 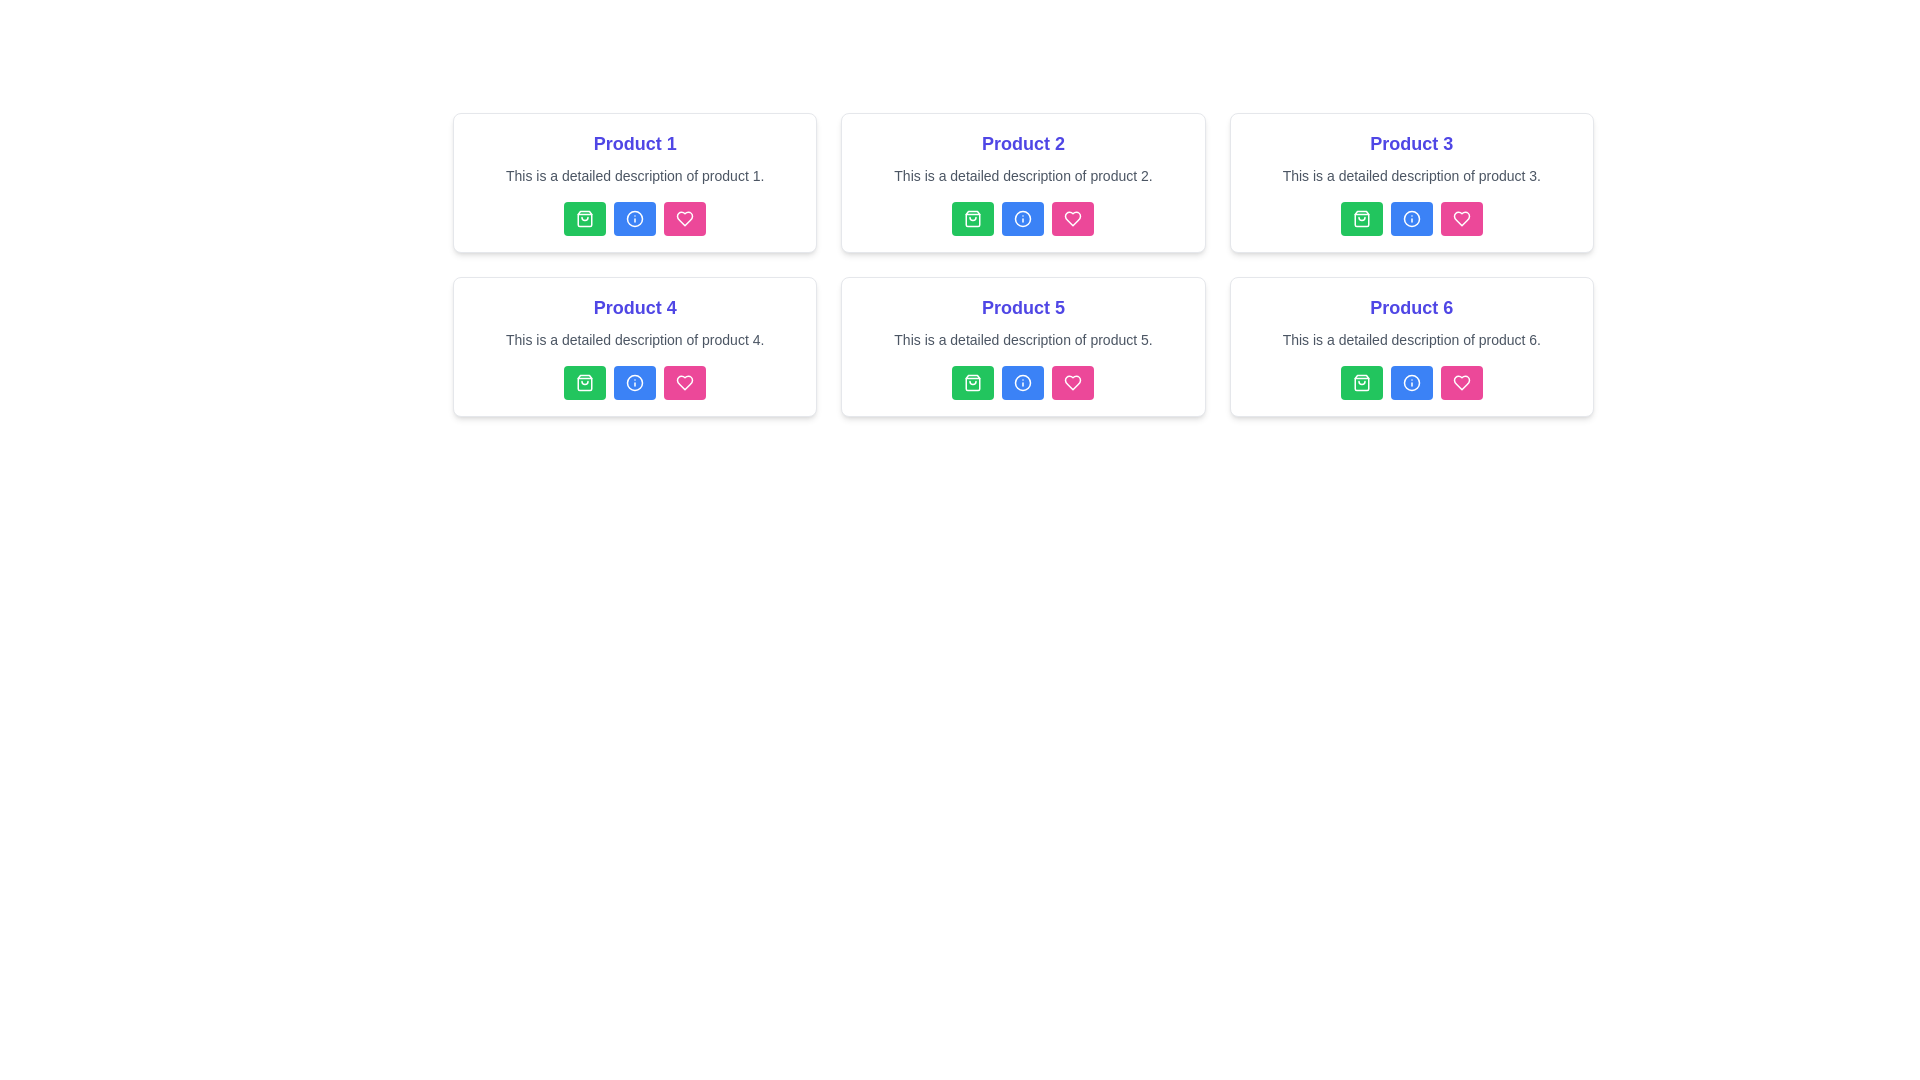 What do you see at coordinates (634, 308) in the screenshot?
I see `the Text label that represents the title of the product card for 'Product 4', located at the top of the card` at bounding box center [634, 308].